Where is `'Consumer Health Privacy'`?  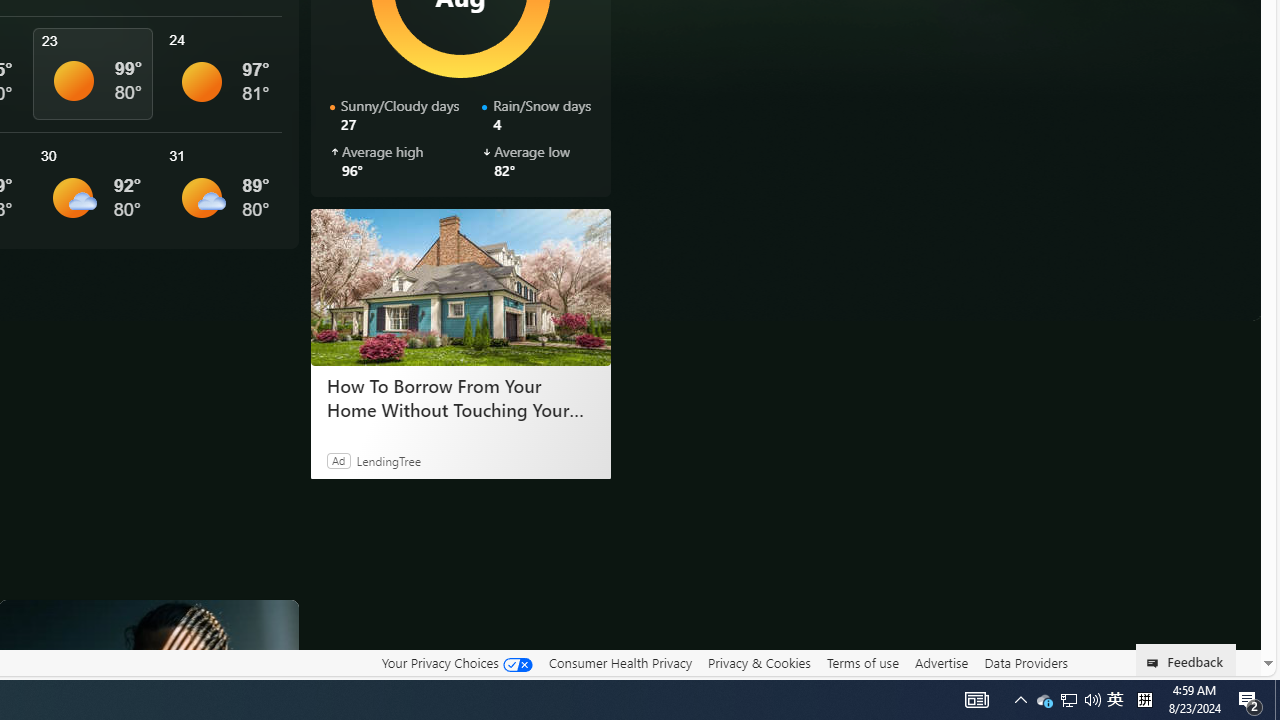
'Consumer Health Privacy' is located at coordinates (619, 663).